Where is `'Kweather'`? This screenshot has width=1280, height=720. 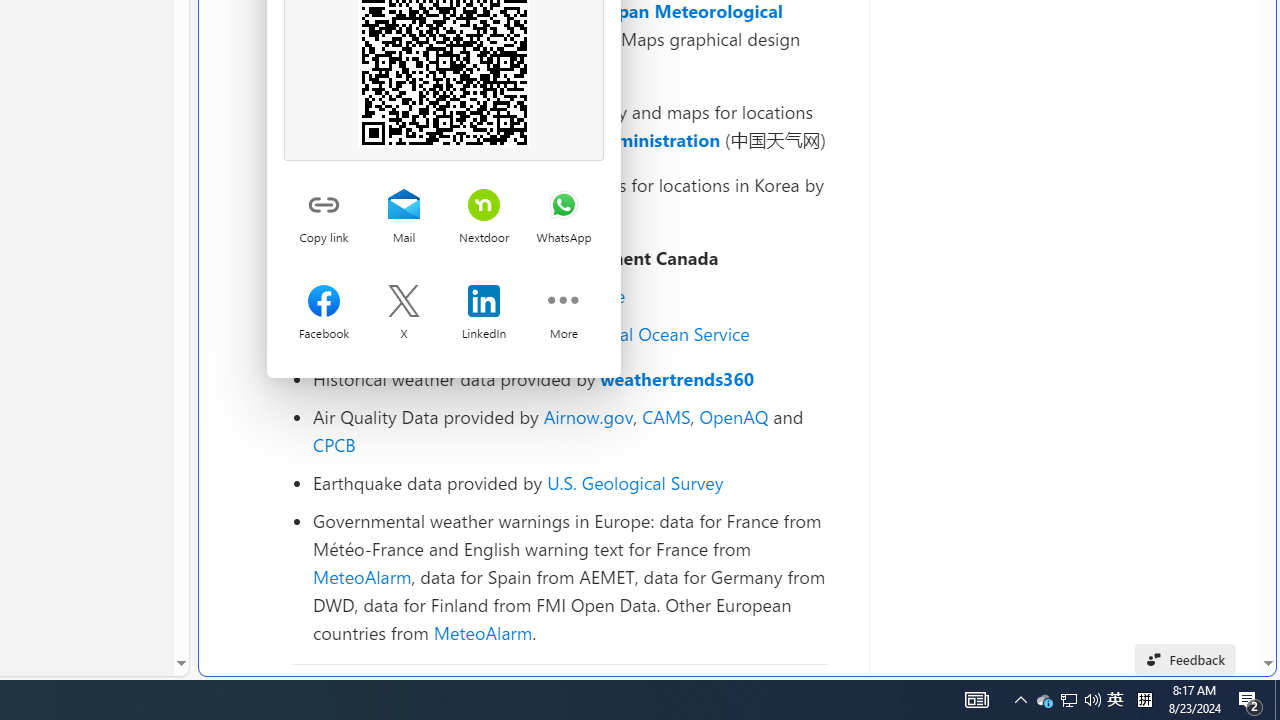 'Kweather' is located at coordinates (353, 212).